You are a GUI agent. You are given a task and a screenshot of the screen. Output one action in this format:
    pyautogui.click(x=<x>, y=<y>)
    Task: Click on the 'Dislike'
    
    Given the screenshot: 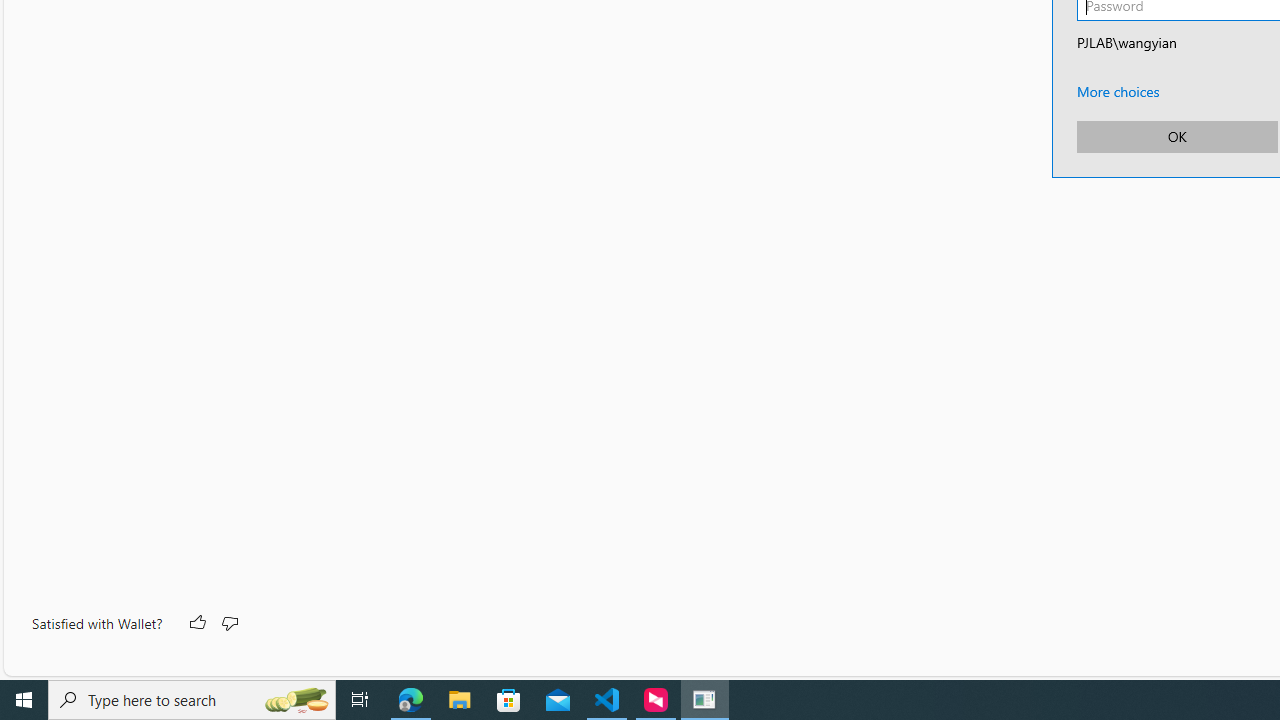 What is the action you would take?
    pyautogui.click(x=229, y=622)
    